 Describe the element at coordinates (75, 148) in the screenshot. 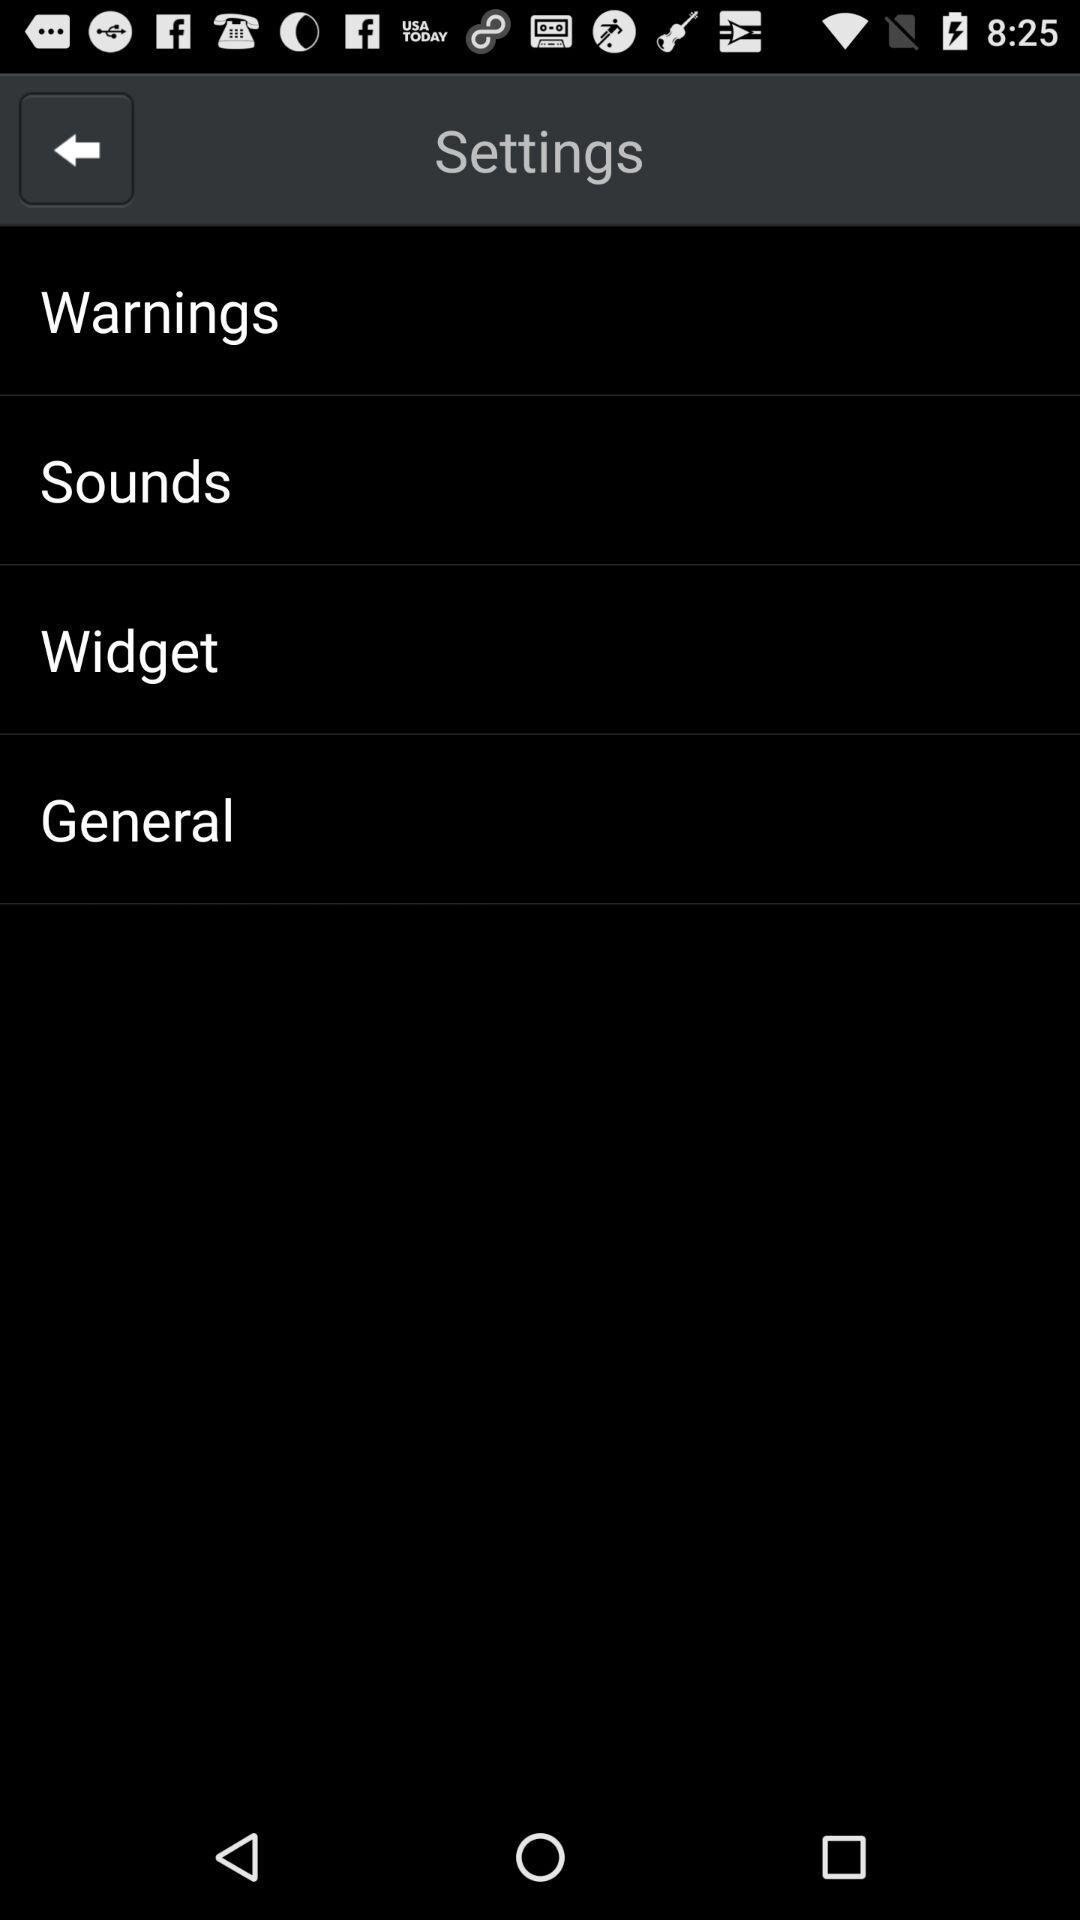

I see `the icon to the left of the settings item` at that location.